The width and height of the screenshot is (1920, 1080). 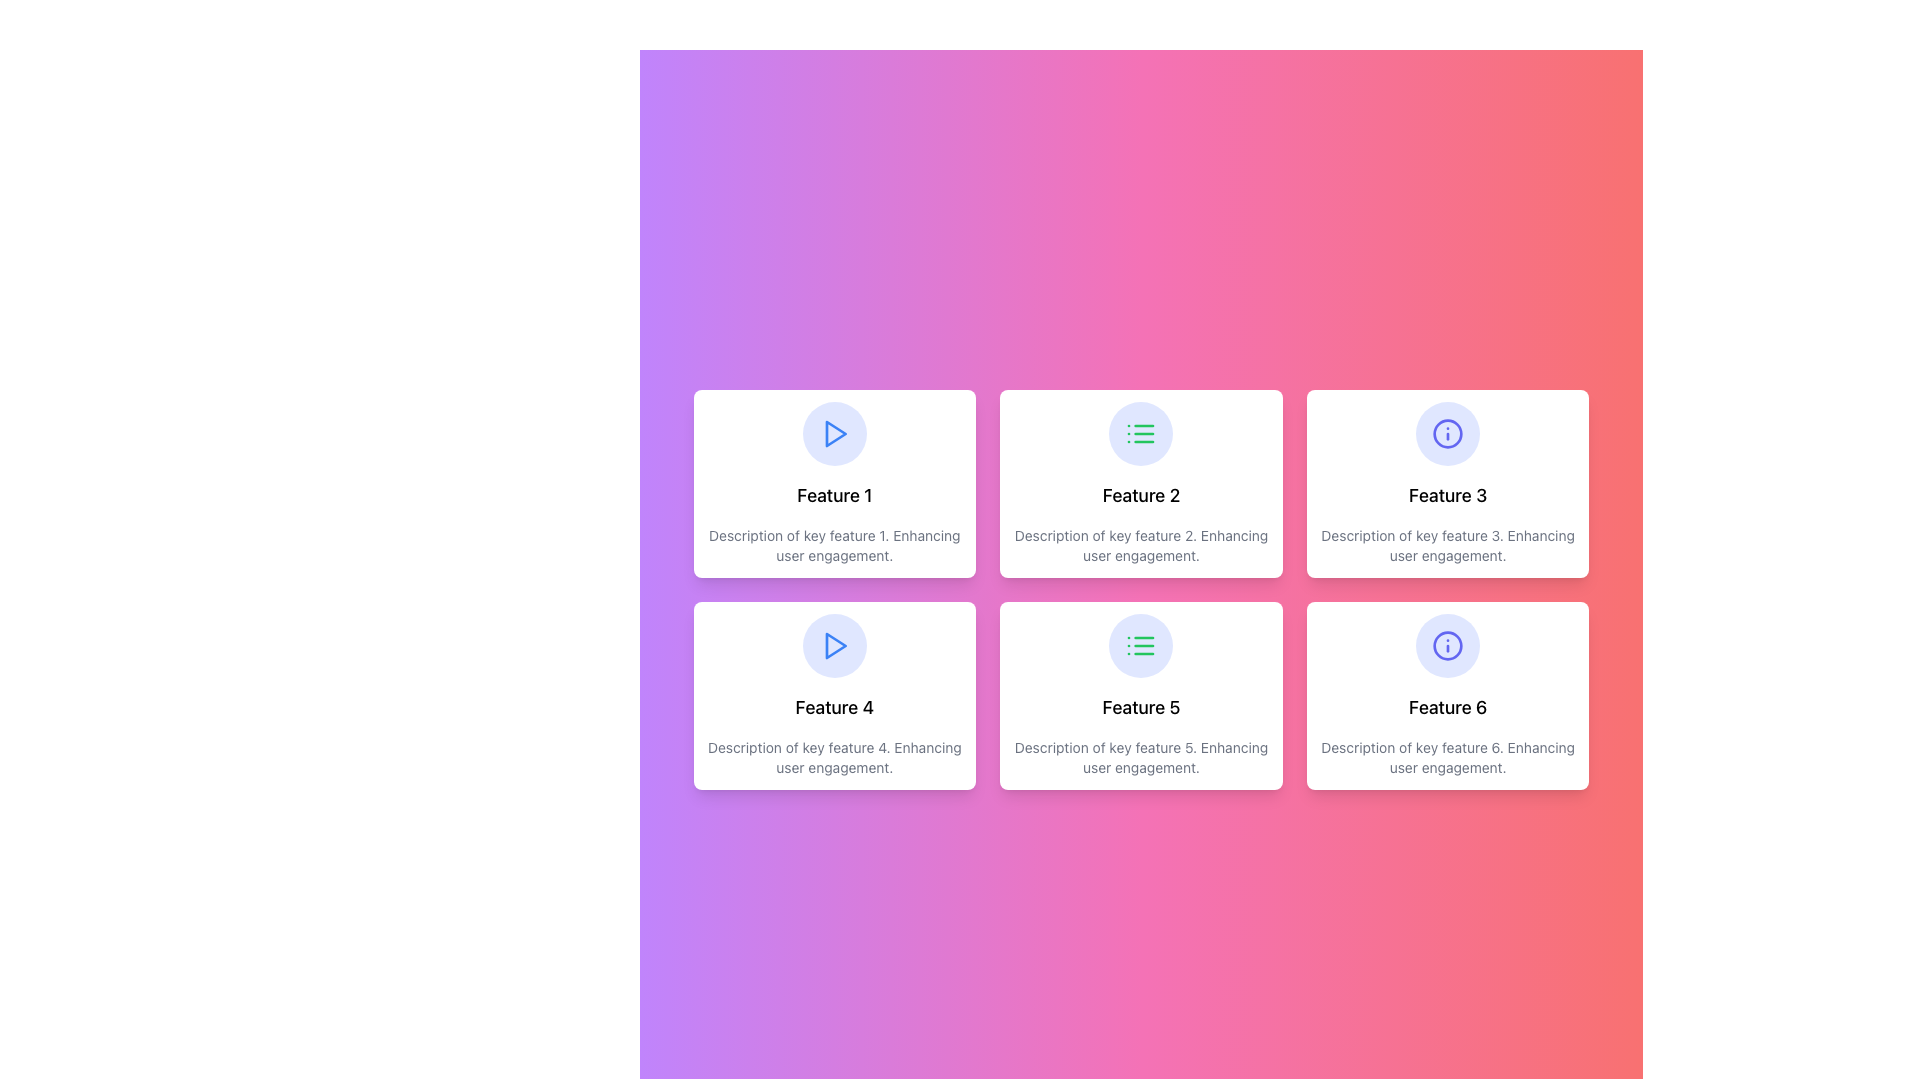 I want to click on the text label displaying 'Feature 3' which is located in the top-right quadrant of the grid layout, so click(x=1448, y=495).